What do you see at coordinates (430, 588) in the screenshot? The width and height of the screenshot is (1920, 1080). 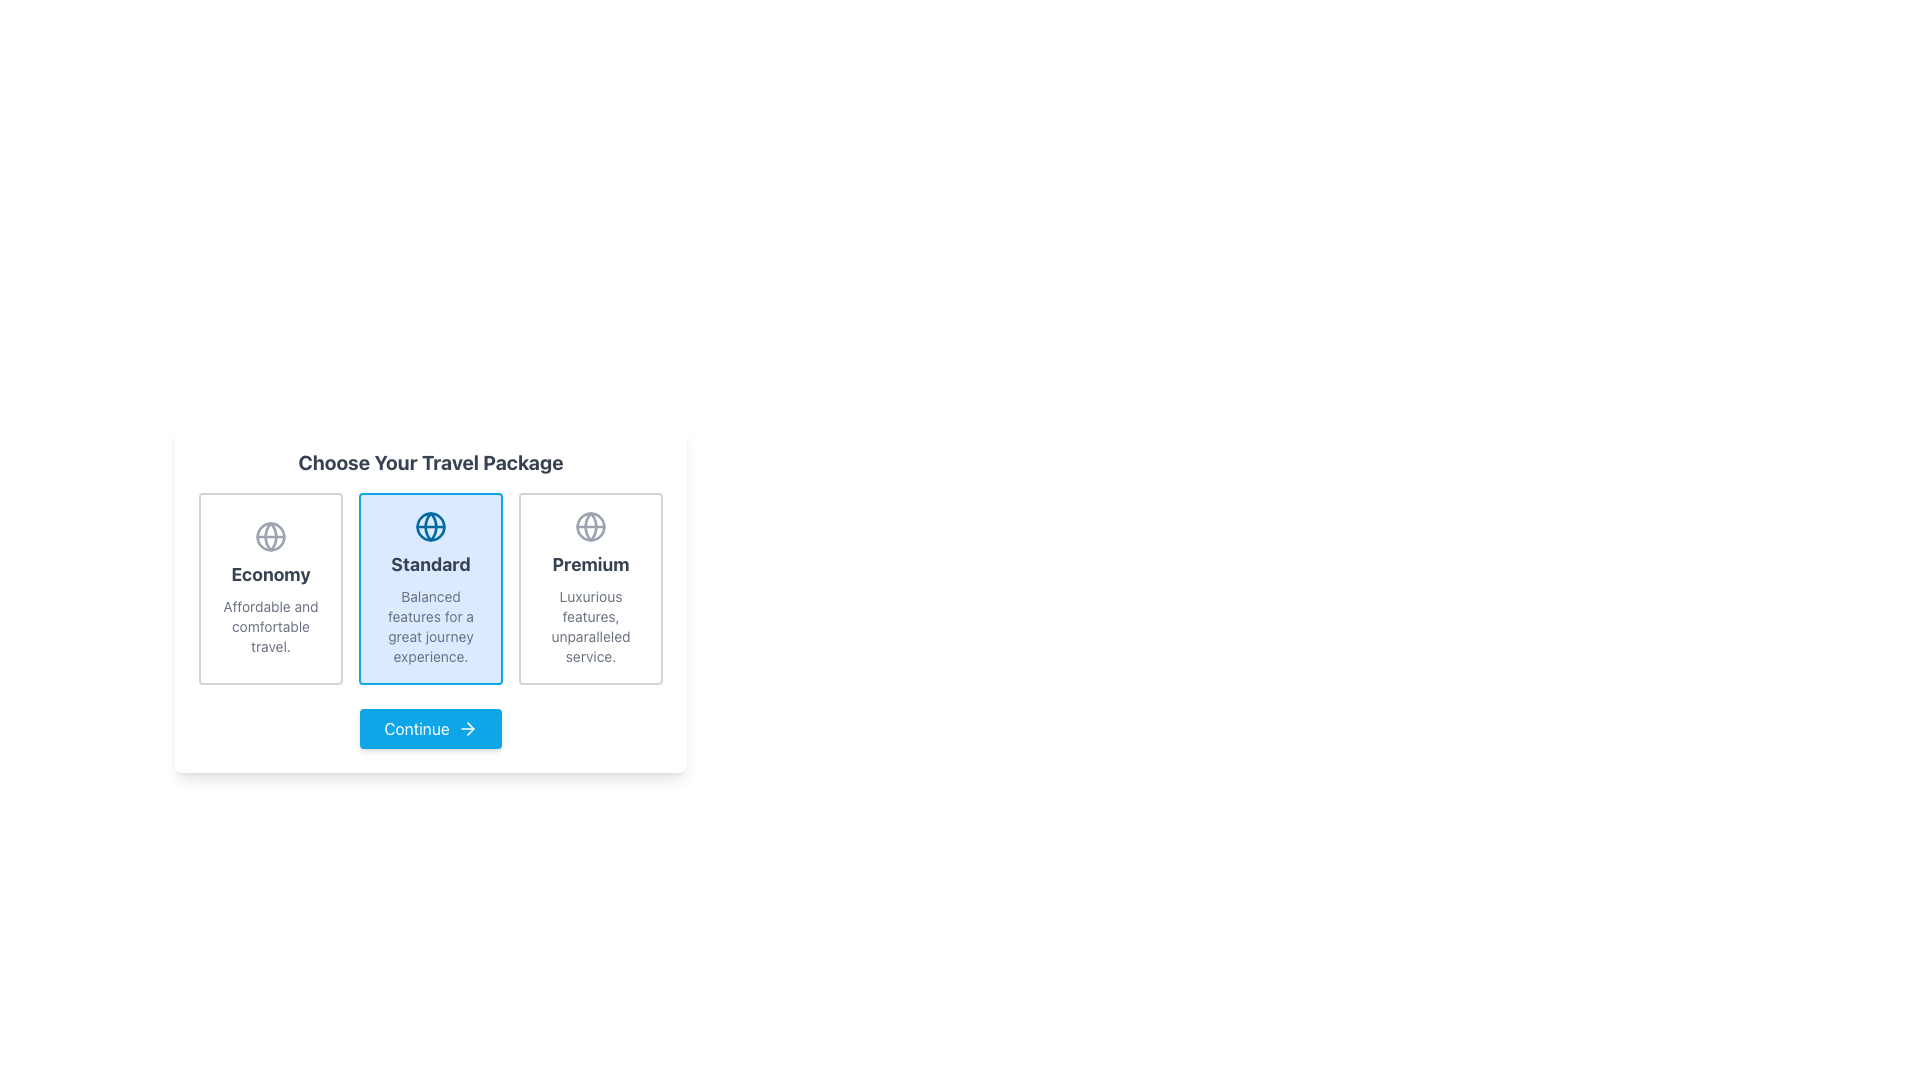 I see `the 'Standard' travel package tile in the grid layout` at bounding box center [430, 588].